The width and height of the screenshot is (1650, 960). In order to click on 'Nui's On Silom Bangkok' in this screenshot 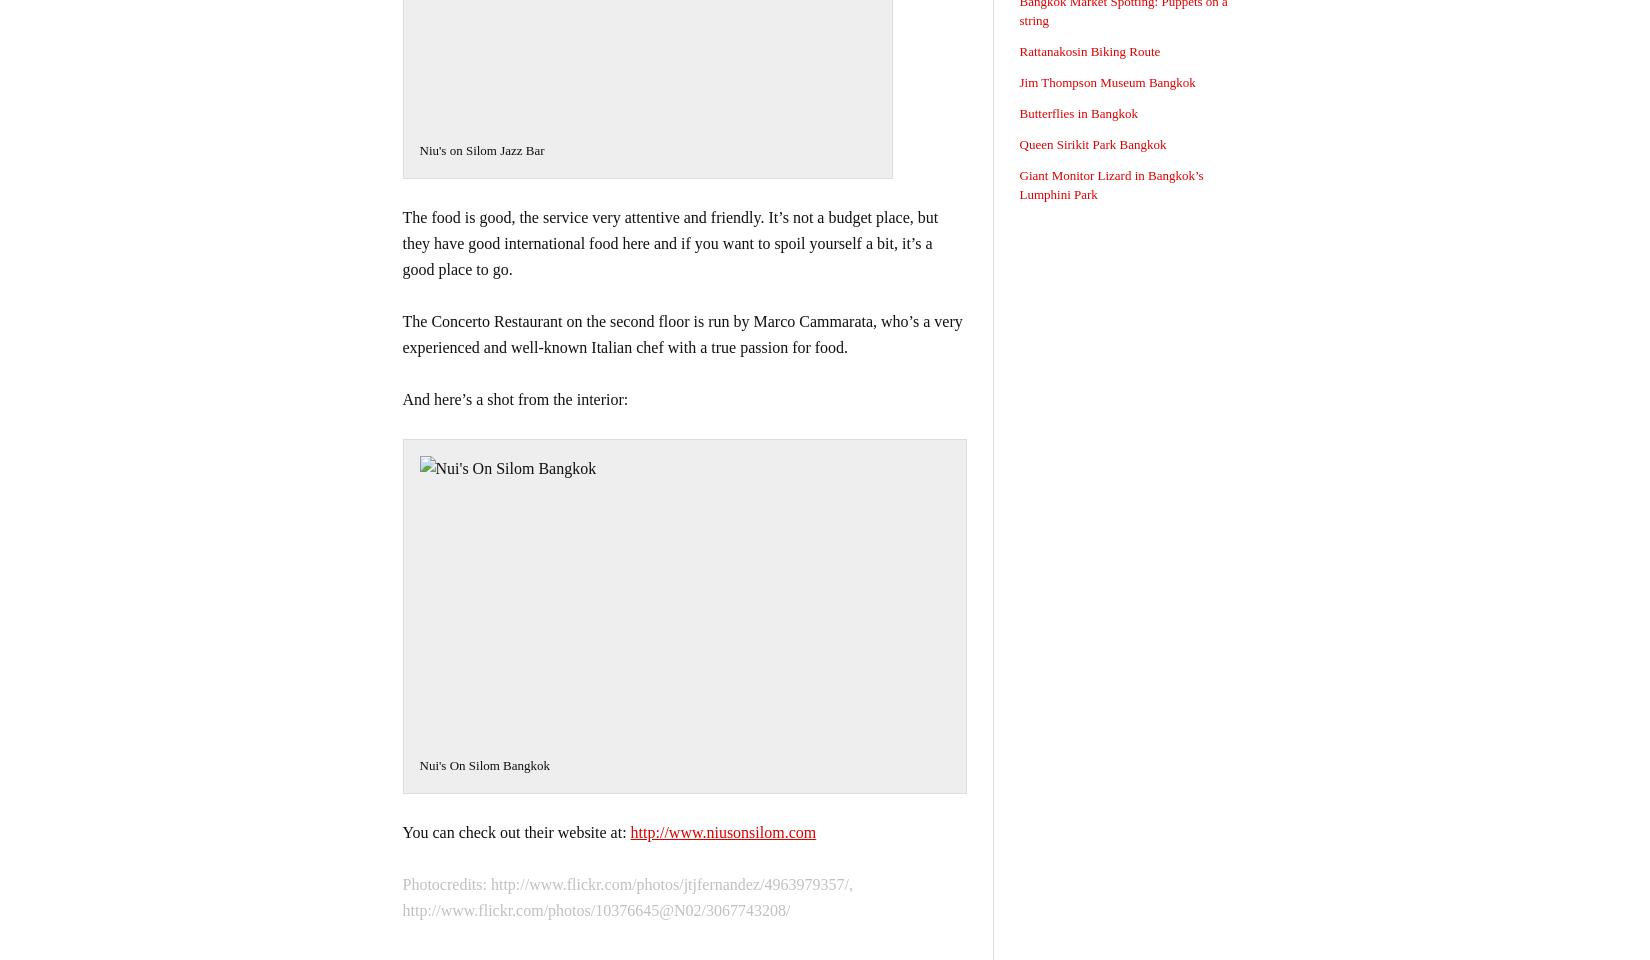, I will do `click(417, 764)`.